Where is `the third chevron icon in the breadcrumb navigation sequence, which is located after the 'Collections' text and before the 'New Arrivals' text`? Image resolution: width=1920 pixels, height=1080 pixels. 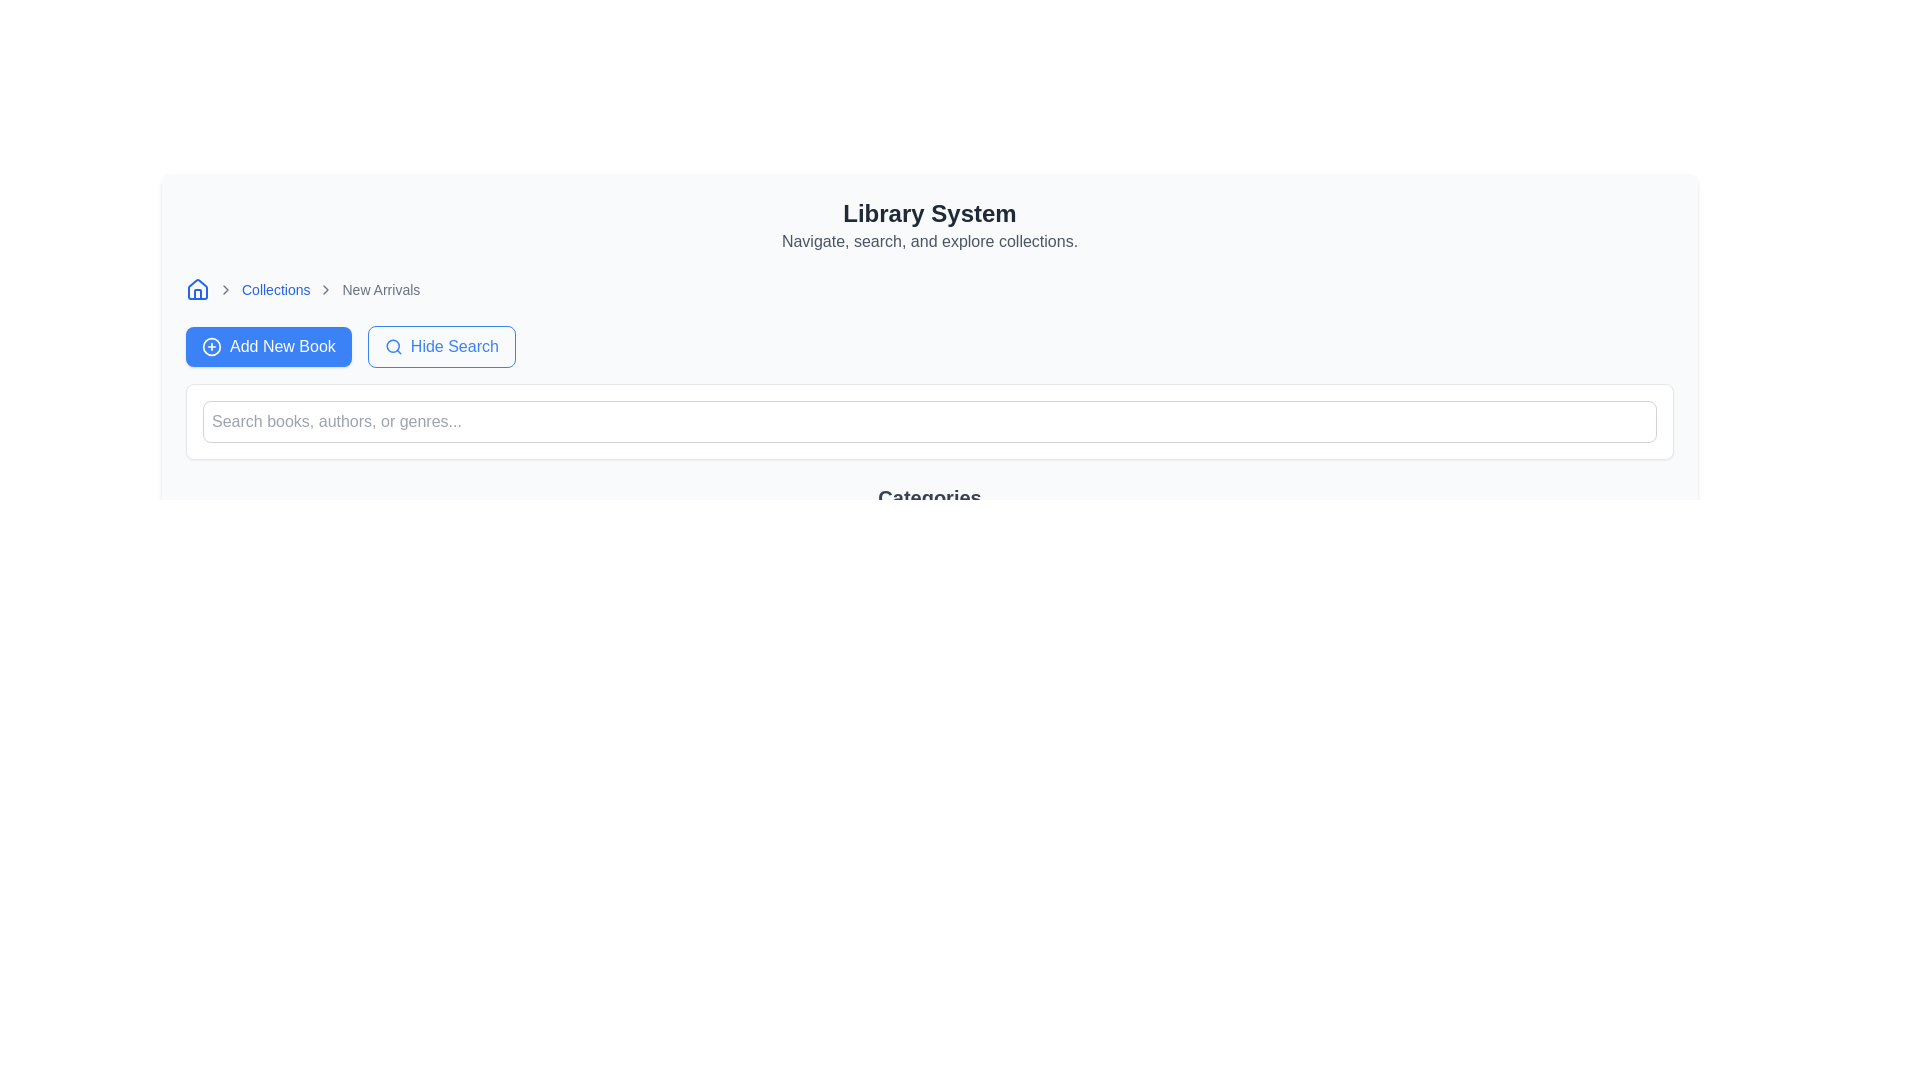 the third chevron icon in the breadcrumb navigation sequence, which is located after the 'Collections' text and before the 'New Arrivals' text is located at coordinates (326, 289).